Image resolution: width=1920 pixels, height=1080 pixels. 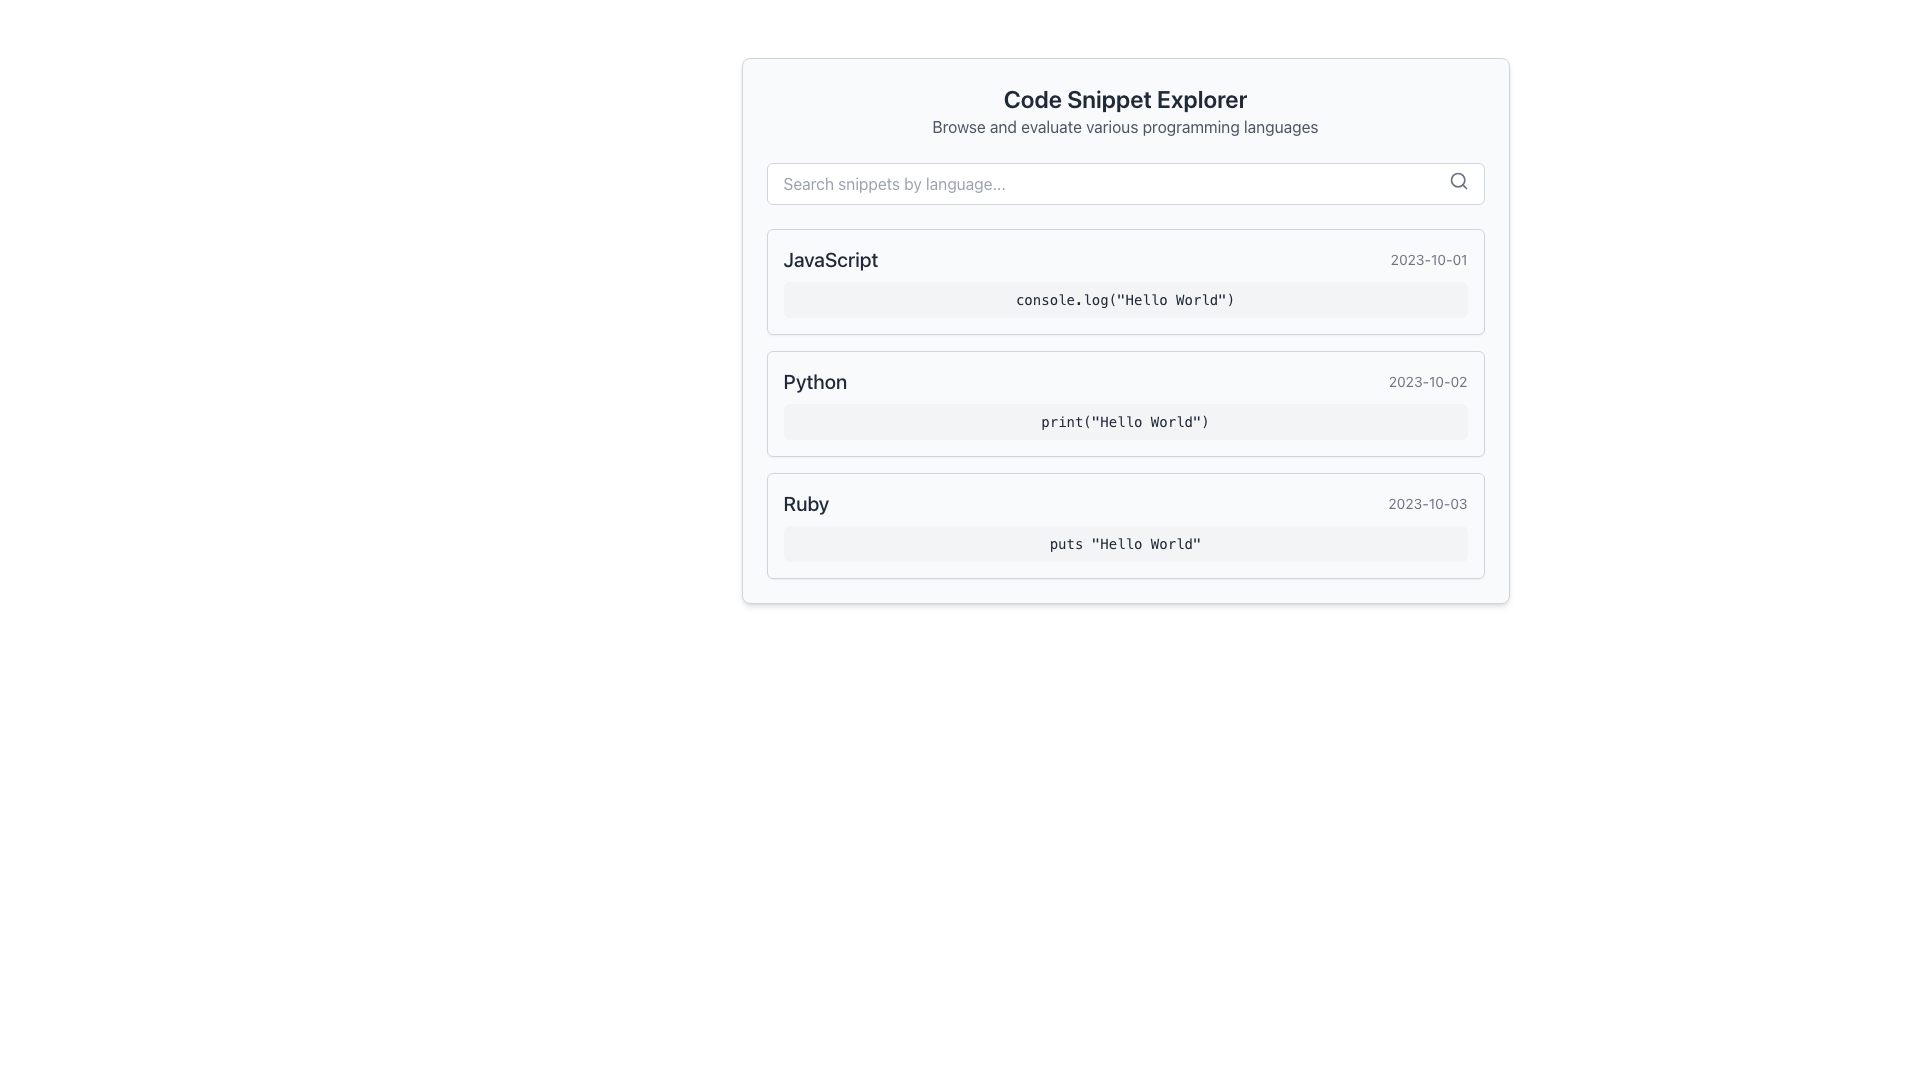 What do you see at coordinates (1125, 543) in the screenshot?
I see `text content displayed in the Ruby programming example located in the Code Snippet Explorer interface, below the title 'Ruby' and adjacent to the date '2023-10-03'` at bounding box center [1125, 543].